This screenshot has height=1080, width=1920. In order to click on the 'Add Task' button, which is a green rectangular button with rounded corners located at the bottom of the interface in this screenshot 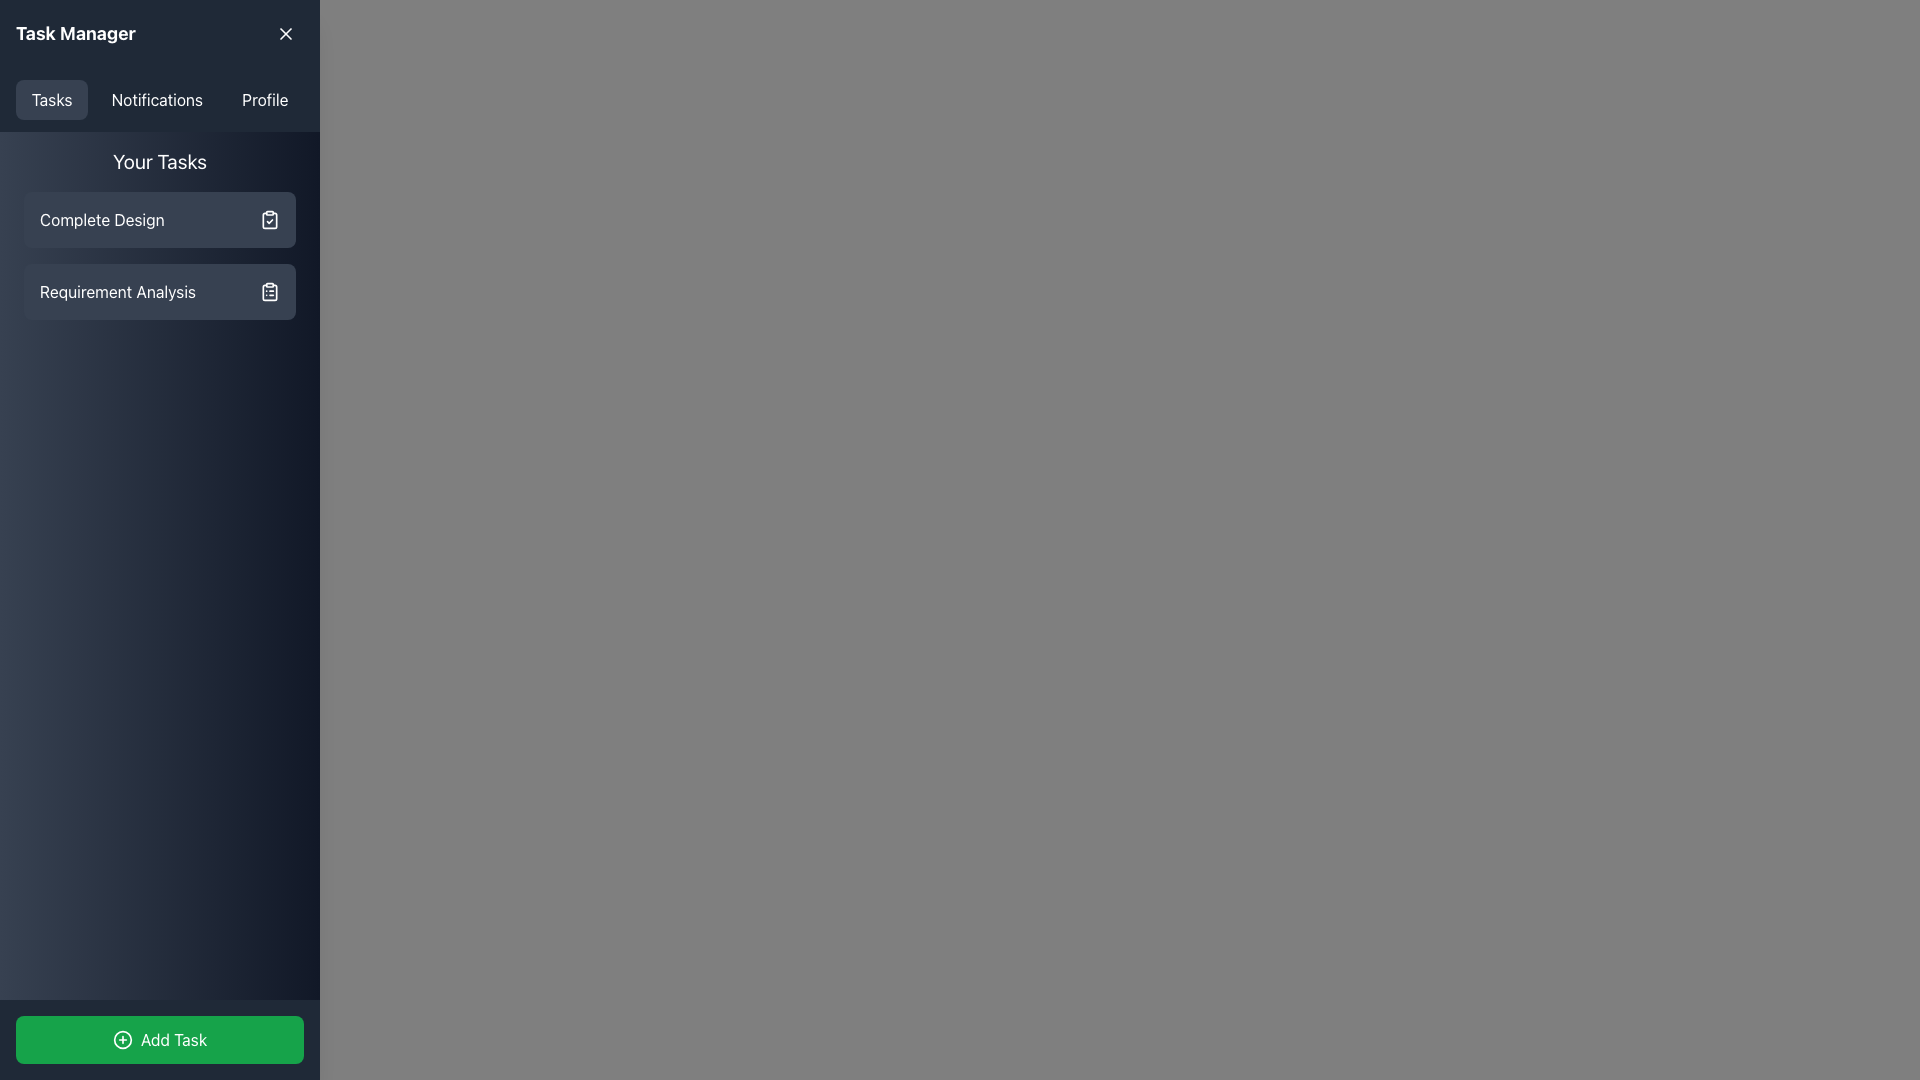, I will do `click(173, 1039)`.